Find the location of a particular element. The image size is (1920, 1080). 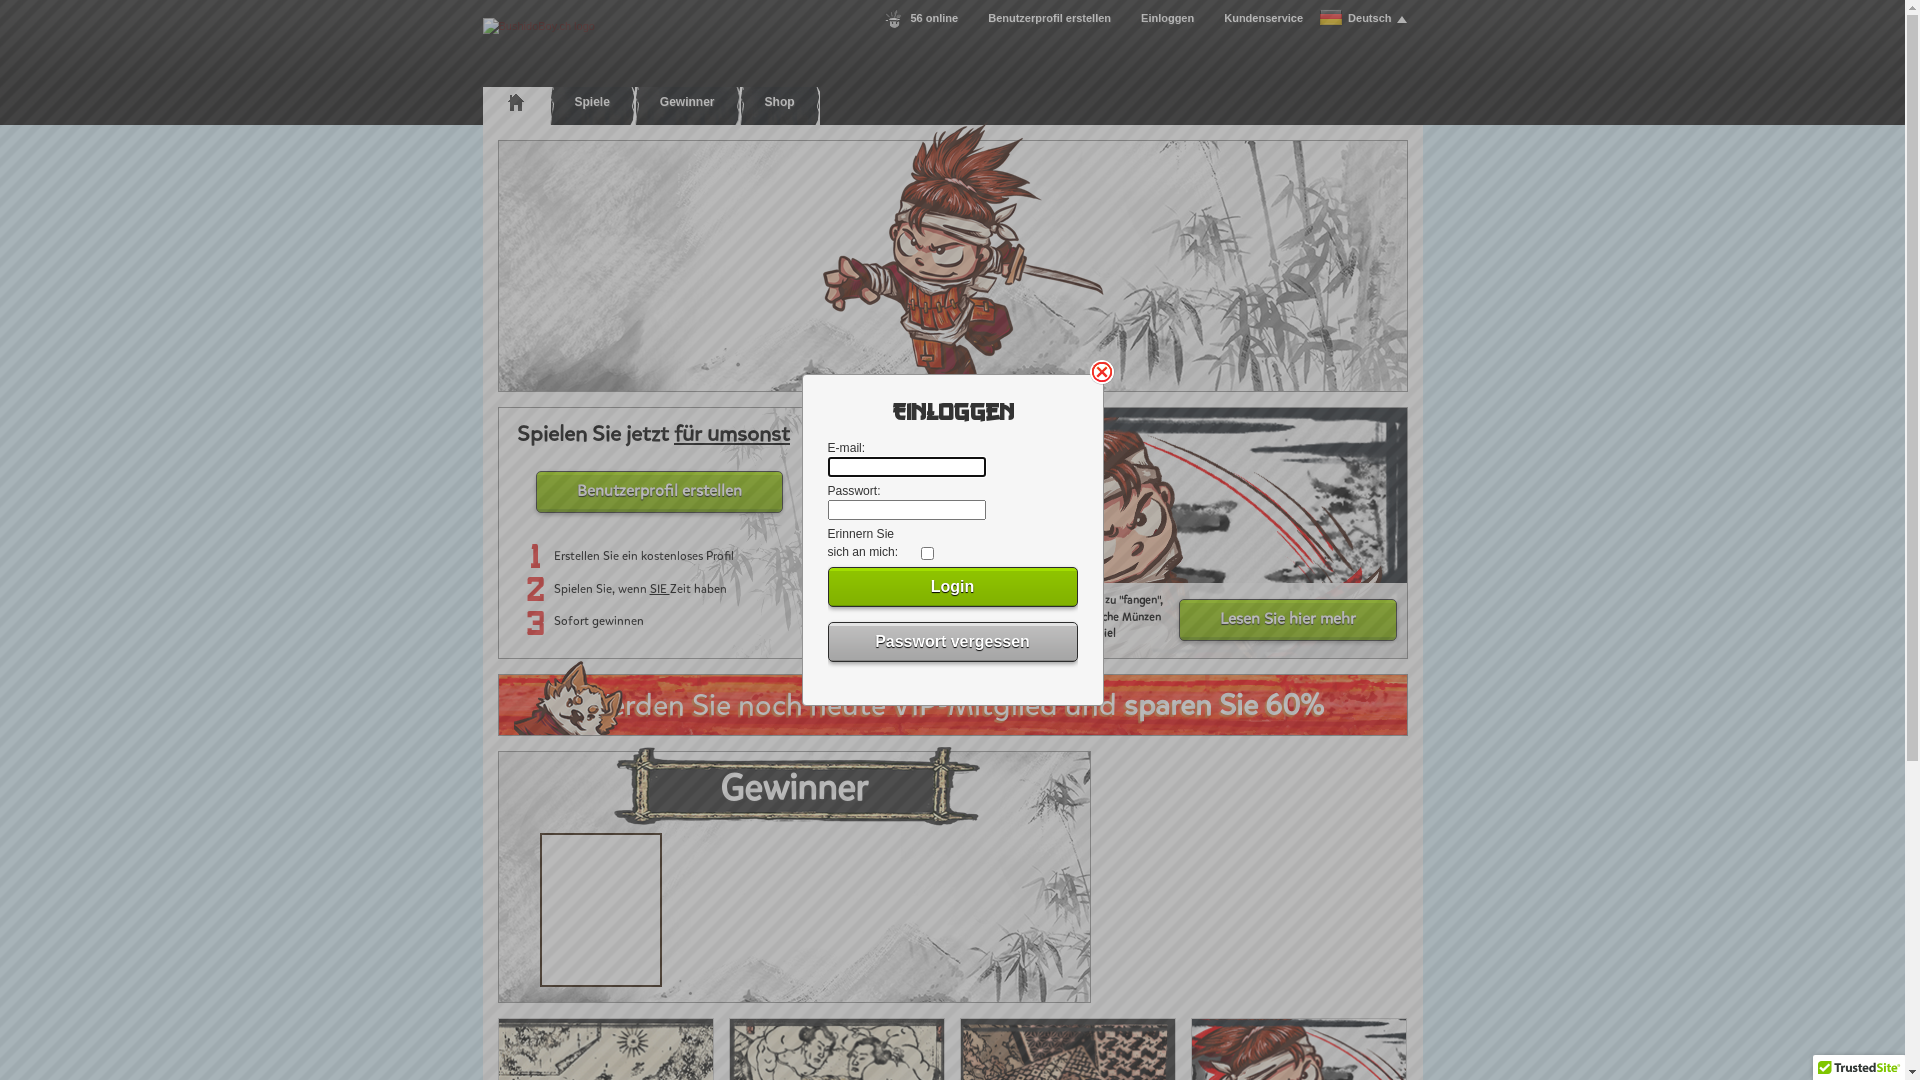

'Startseite' is located at coordinates (515, 101).